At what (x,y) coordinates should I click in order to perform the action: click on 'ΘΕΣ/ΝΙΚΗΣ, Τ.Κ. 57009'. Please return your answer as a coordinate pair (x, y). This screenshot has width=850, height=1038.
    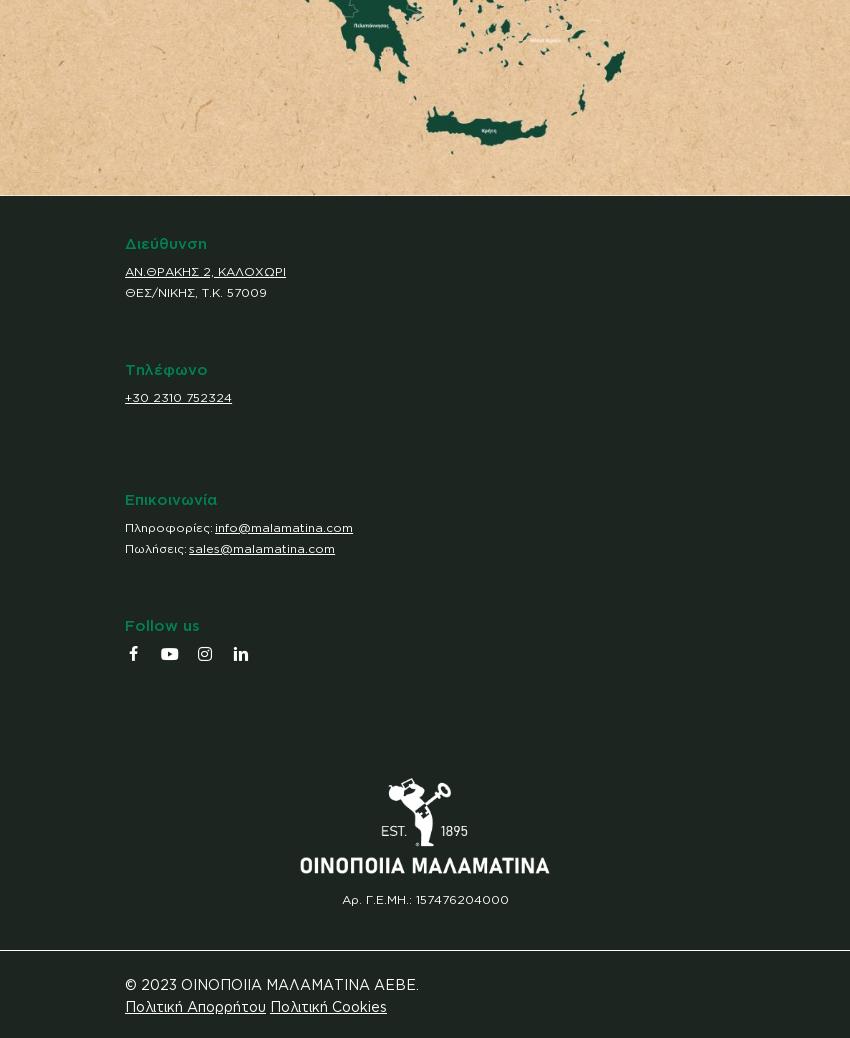
    Looking at the image, I should click on (195, 291).